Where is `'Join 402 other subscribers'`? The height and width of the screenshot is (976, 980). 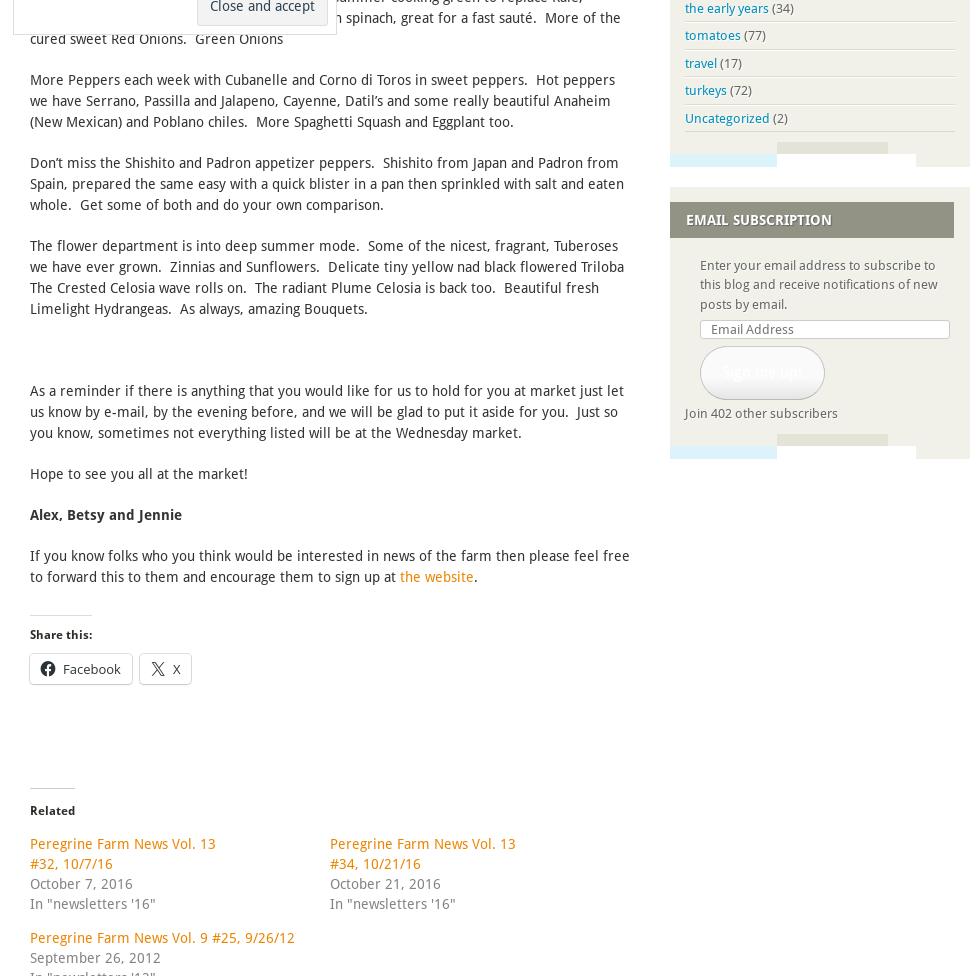
'Join 402 other subscribers' is located at coordinates (761, 412).